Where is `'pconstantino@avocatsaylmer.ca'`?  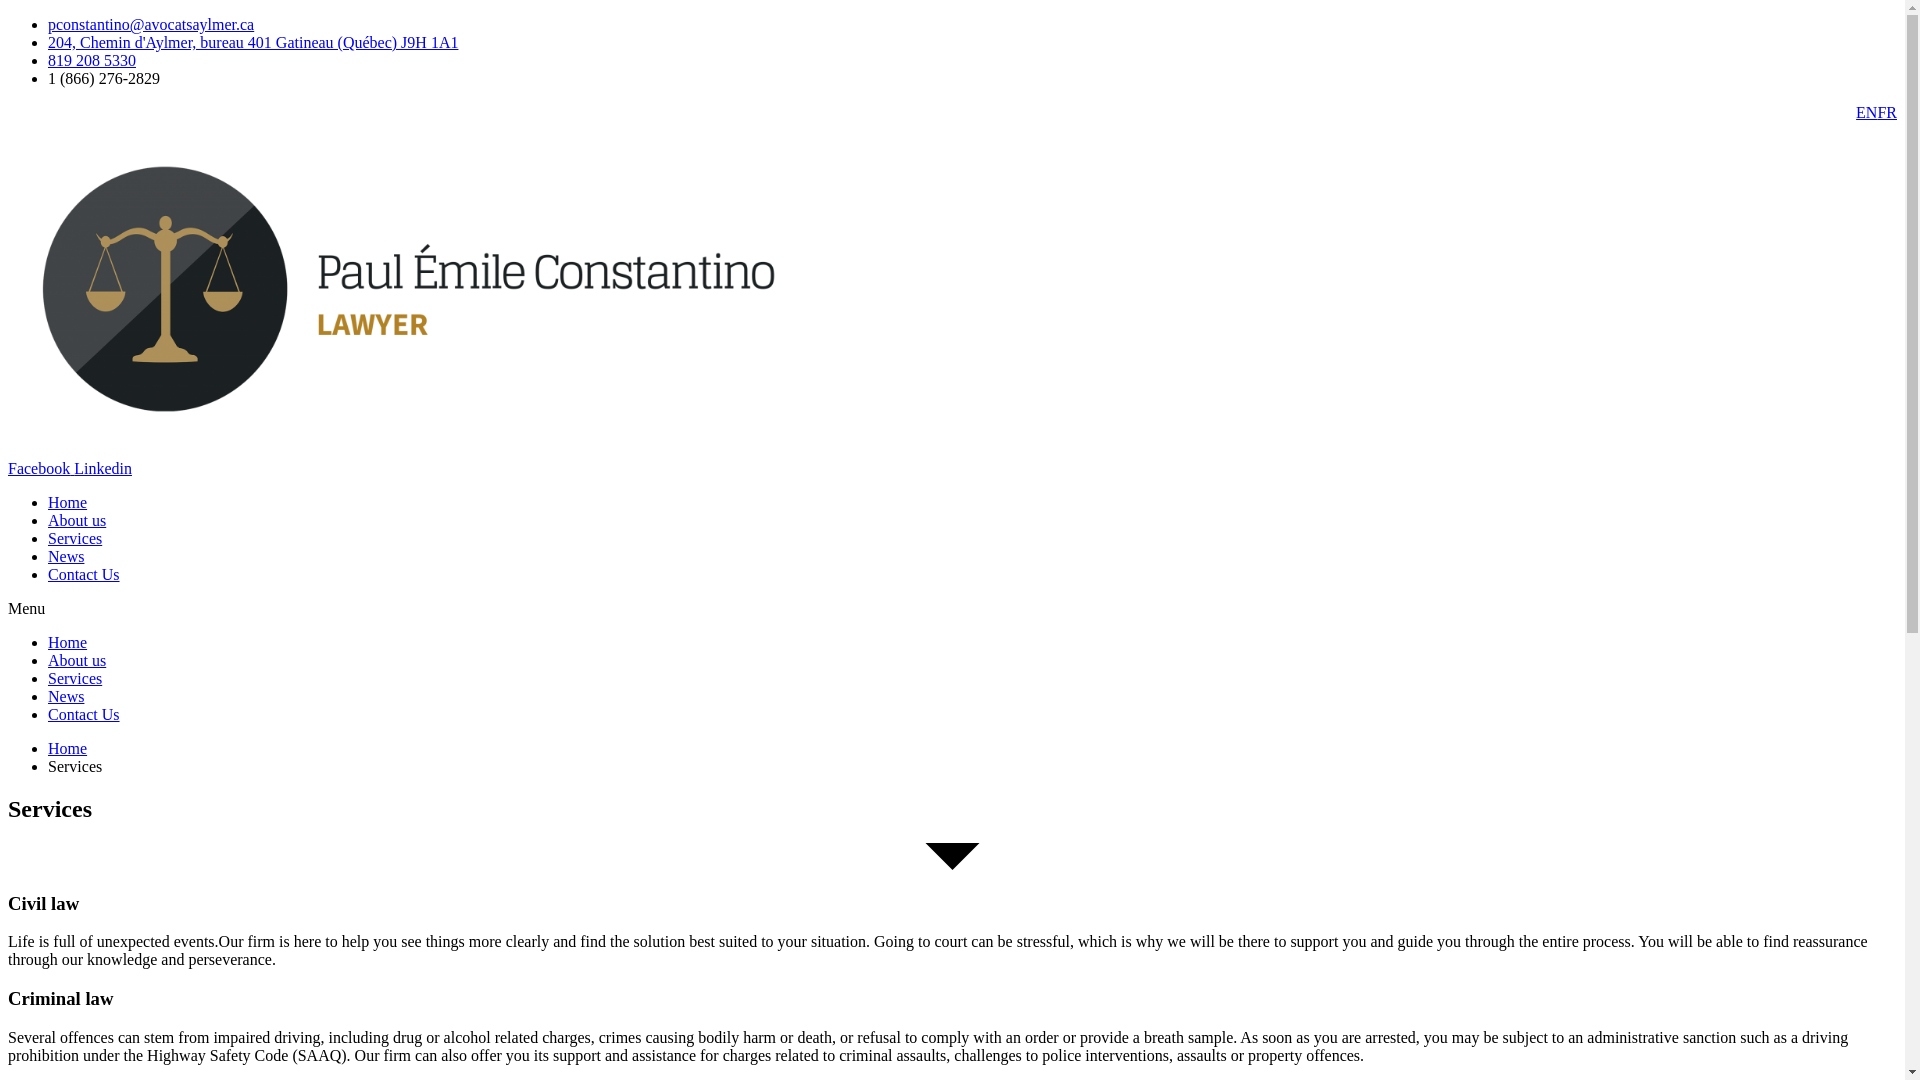
'pconstantino@avocatsaylmer.ca' is located at coordinates (149, 24).